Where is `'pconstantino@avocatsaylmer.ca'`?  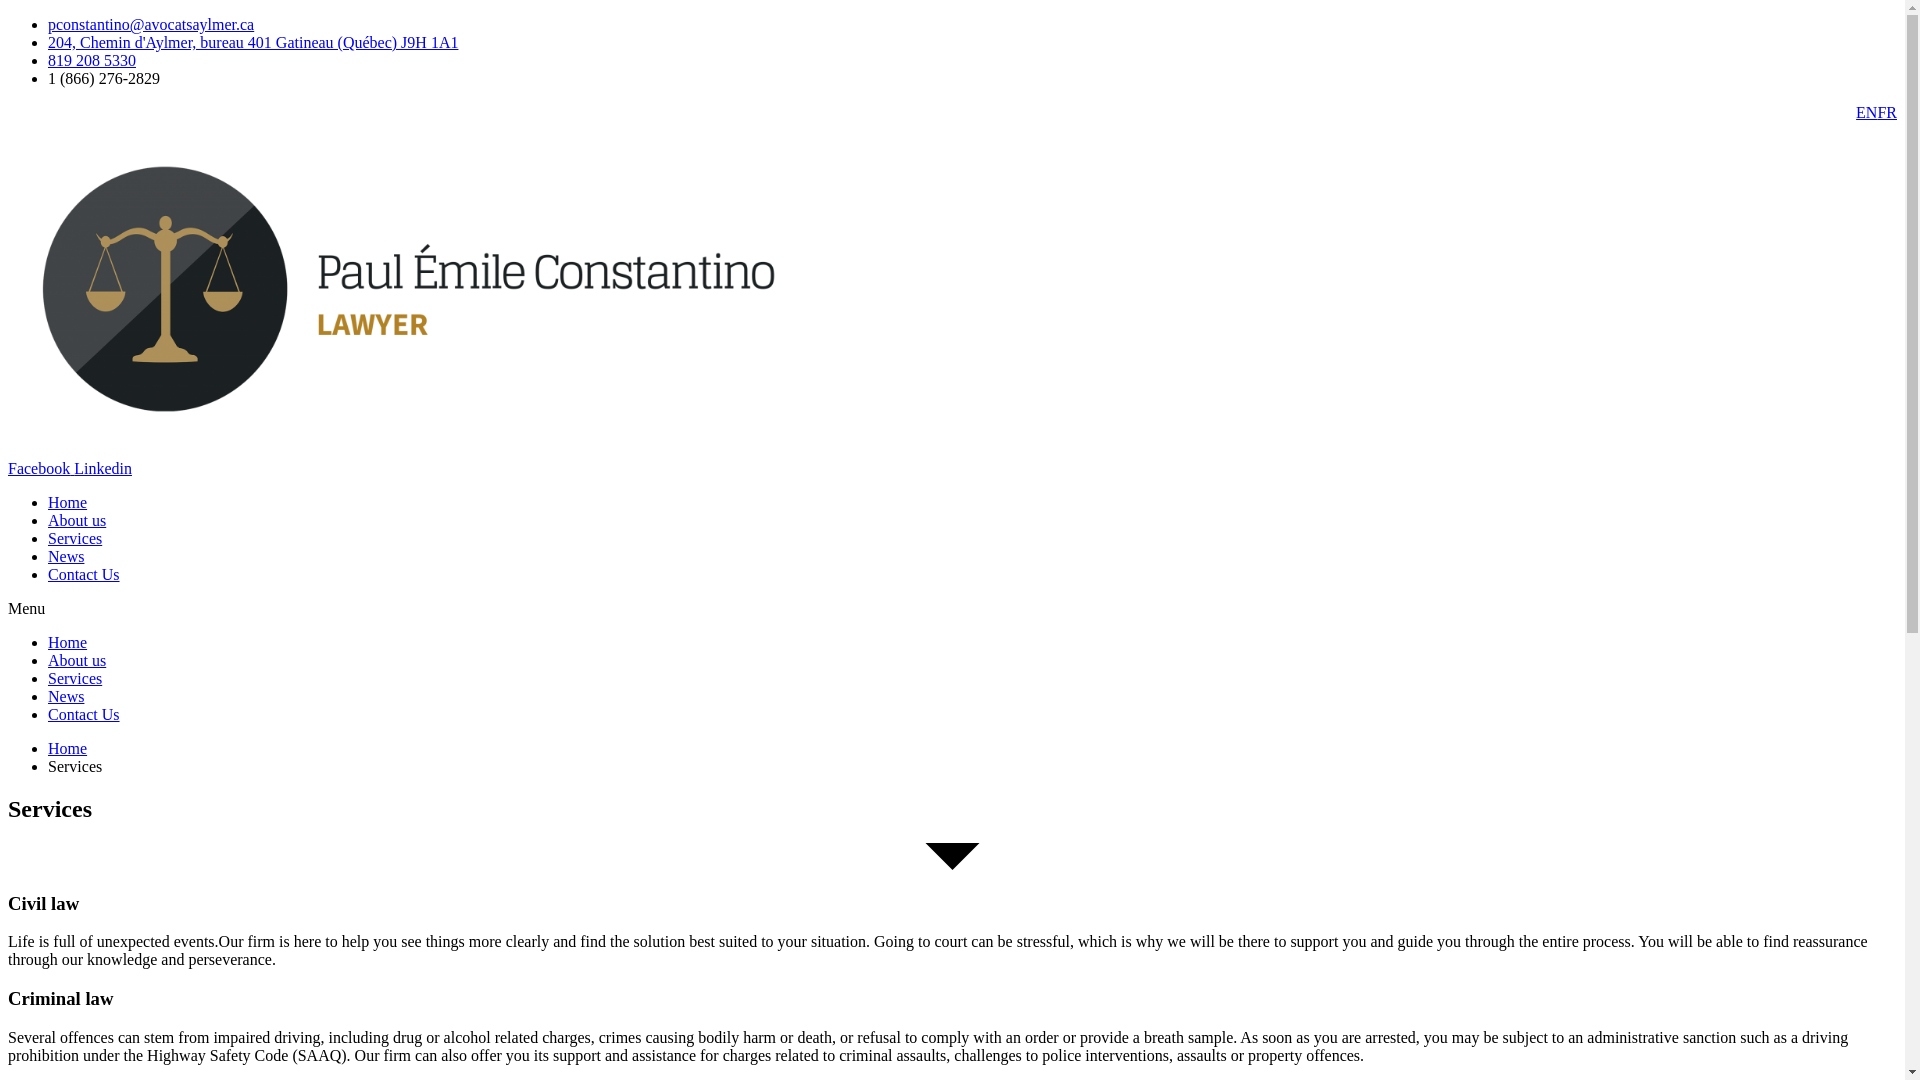
'pconstantino@avocatsaylmer.ca' is located at coordinates (149, 24).